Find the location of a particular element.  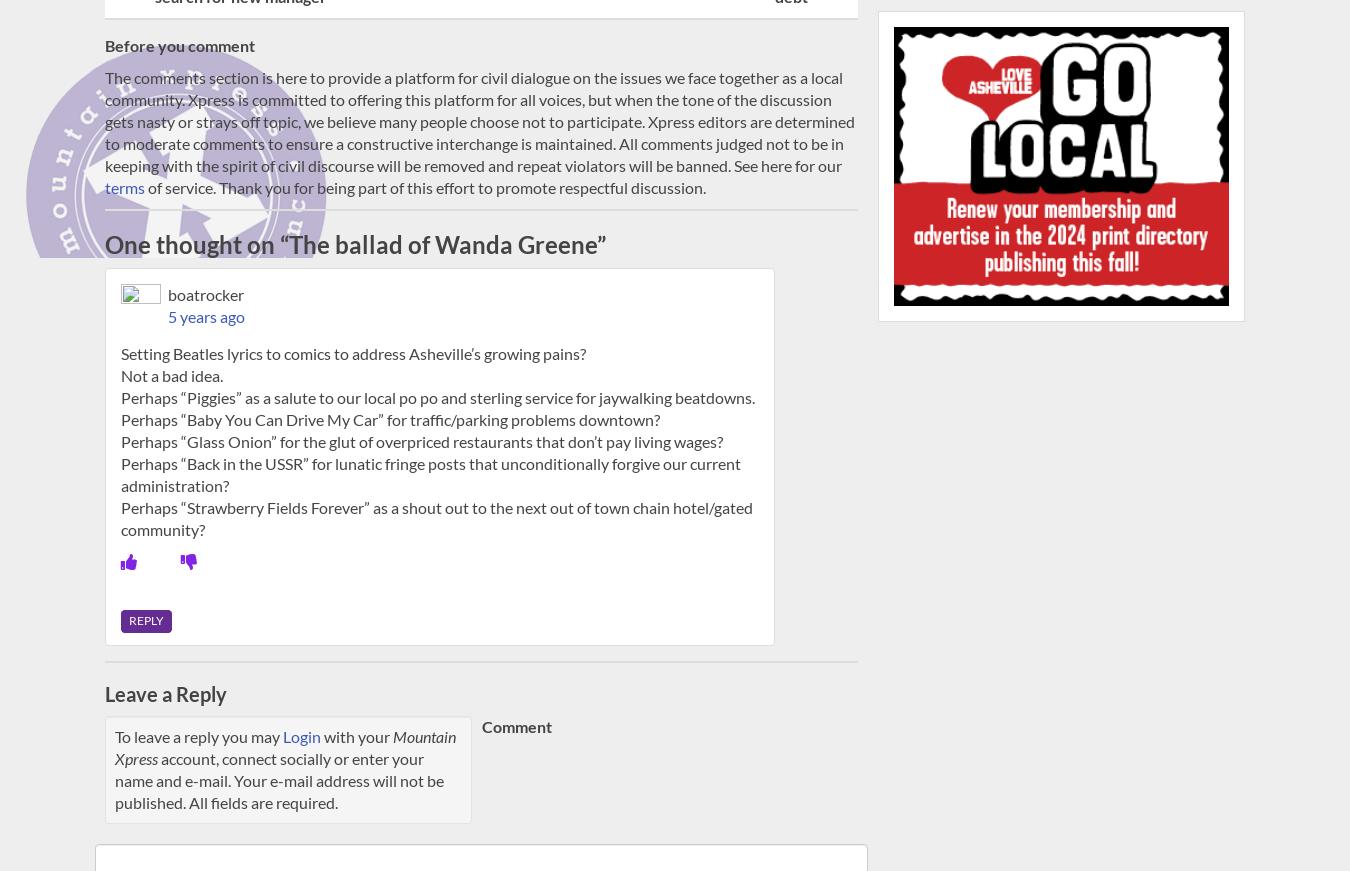

'Setting Beatles lyrics to comics to address Asheville’s growing pains?' is located at coordinates (353, 352).